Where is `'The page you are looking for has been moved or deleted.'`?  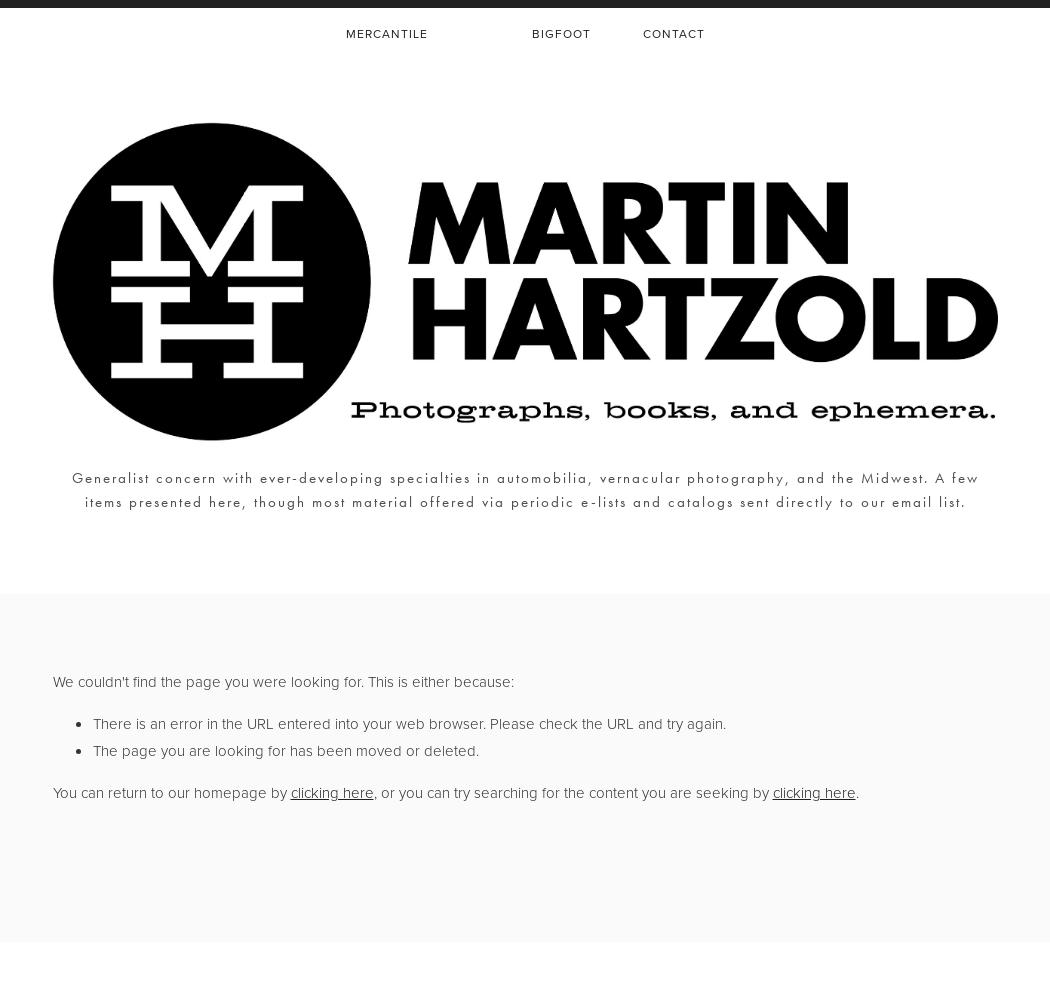 'The page you are looking for has been moved or deleted.' is located at coordinates (283, 751).